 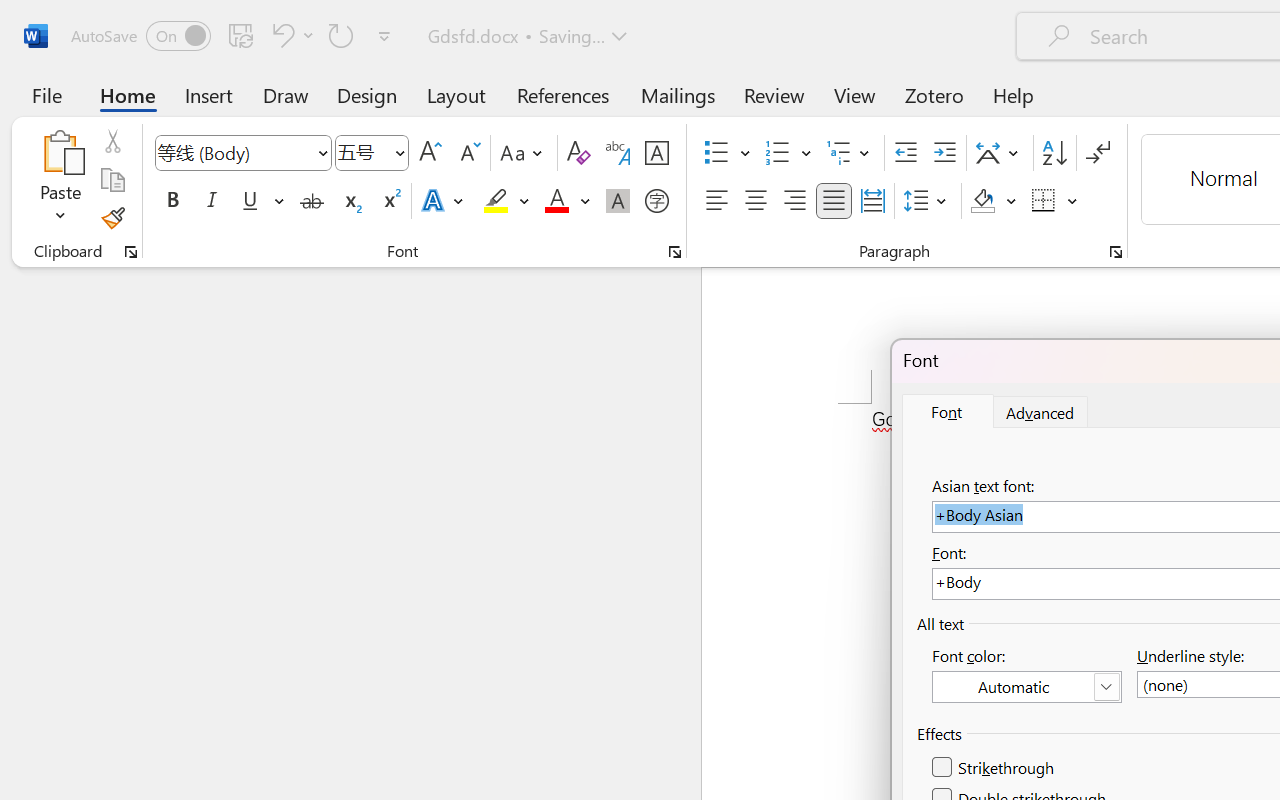 What do you see at coordinates (793, 201) in the screenshot?
I see `'Align Right'` at bounding box center [793, 201].